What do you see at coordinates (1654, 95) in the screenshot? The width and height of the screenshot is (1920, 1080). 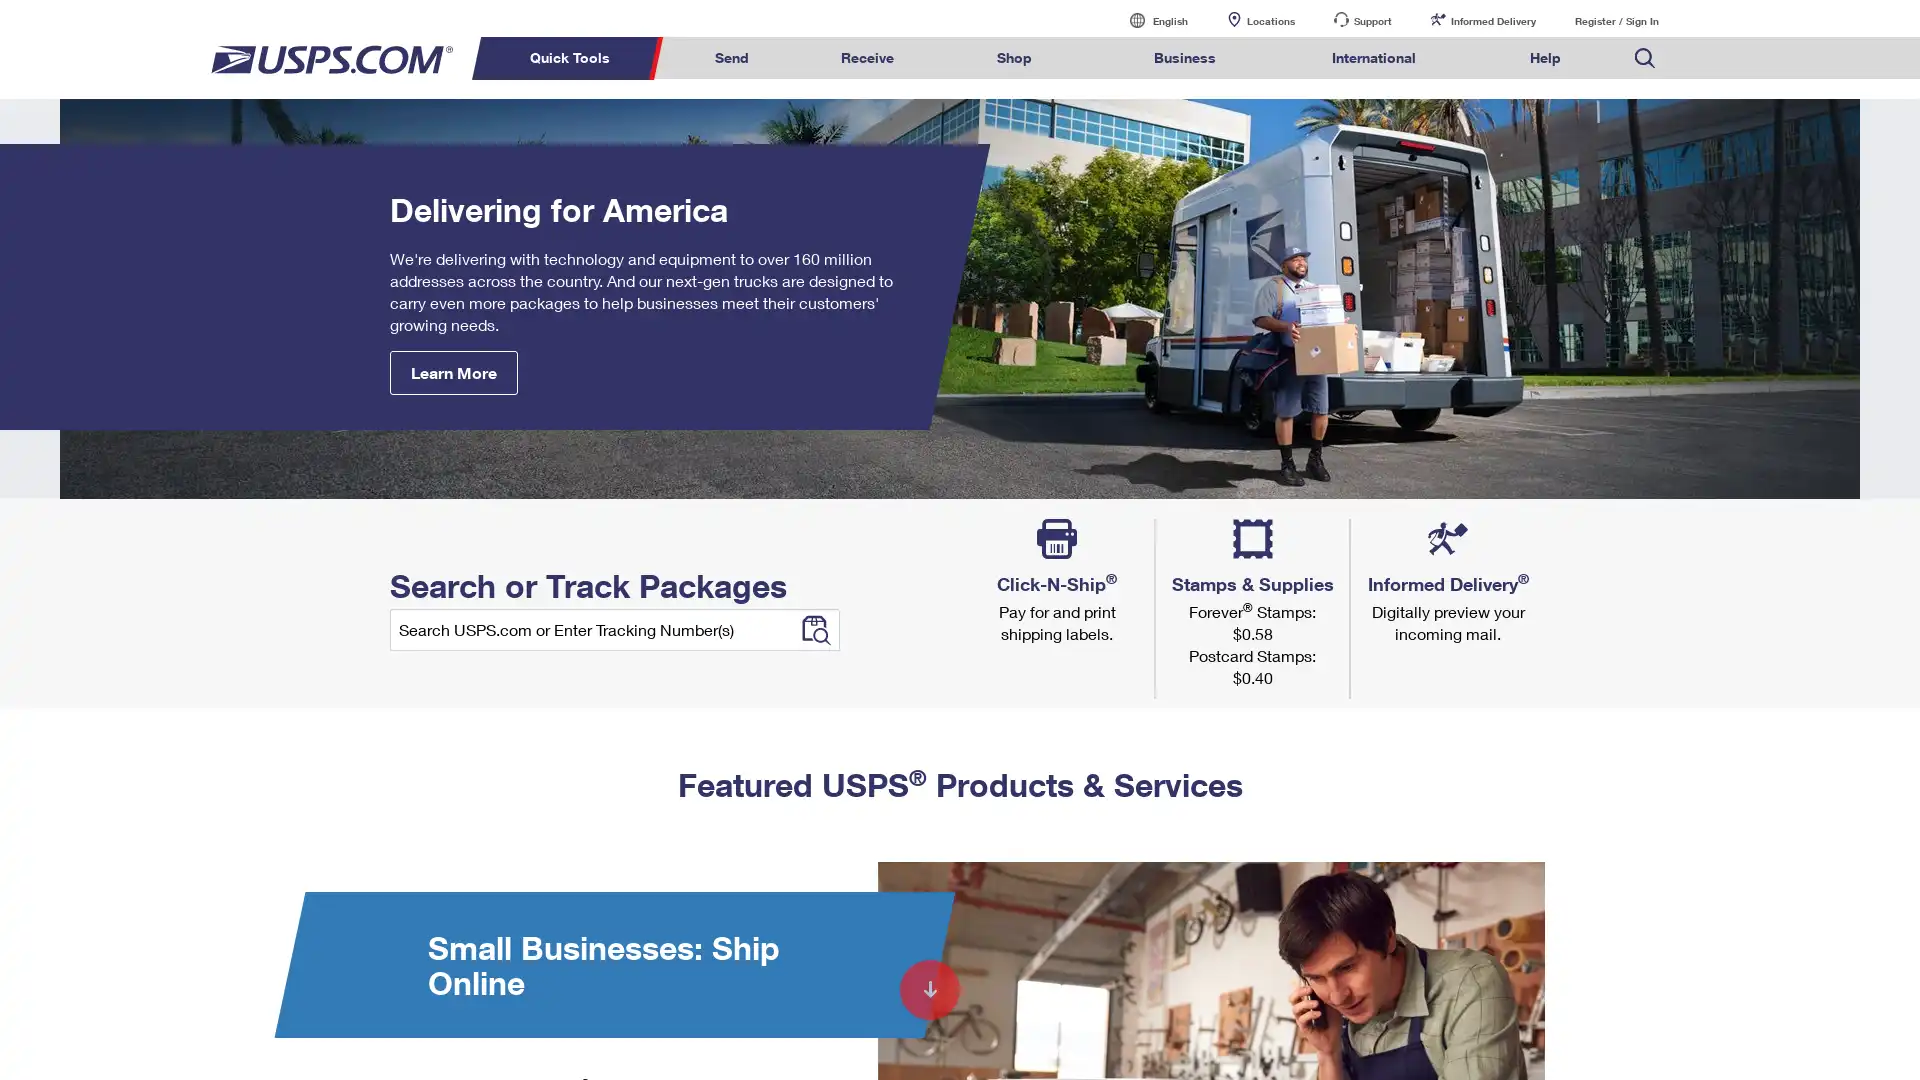 I see `Search` at bounding box center [1654, 95].